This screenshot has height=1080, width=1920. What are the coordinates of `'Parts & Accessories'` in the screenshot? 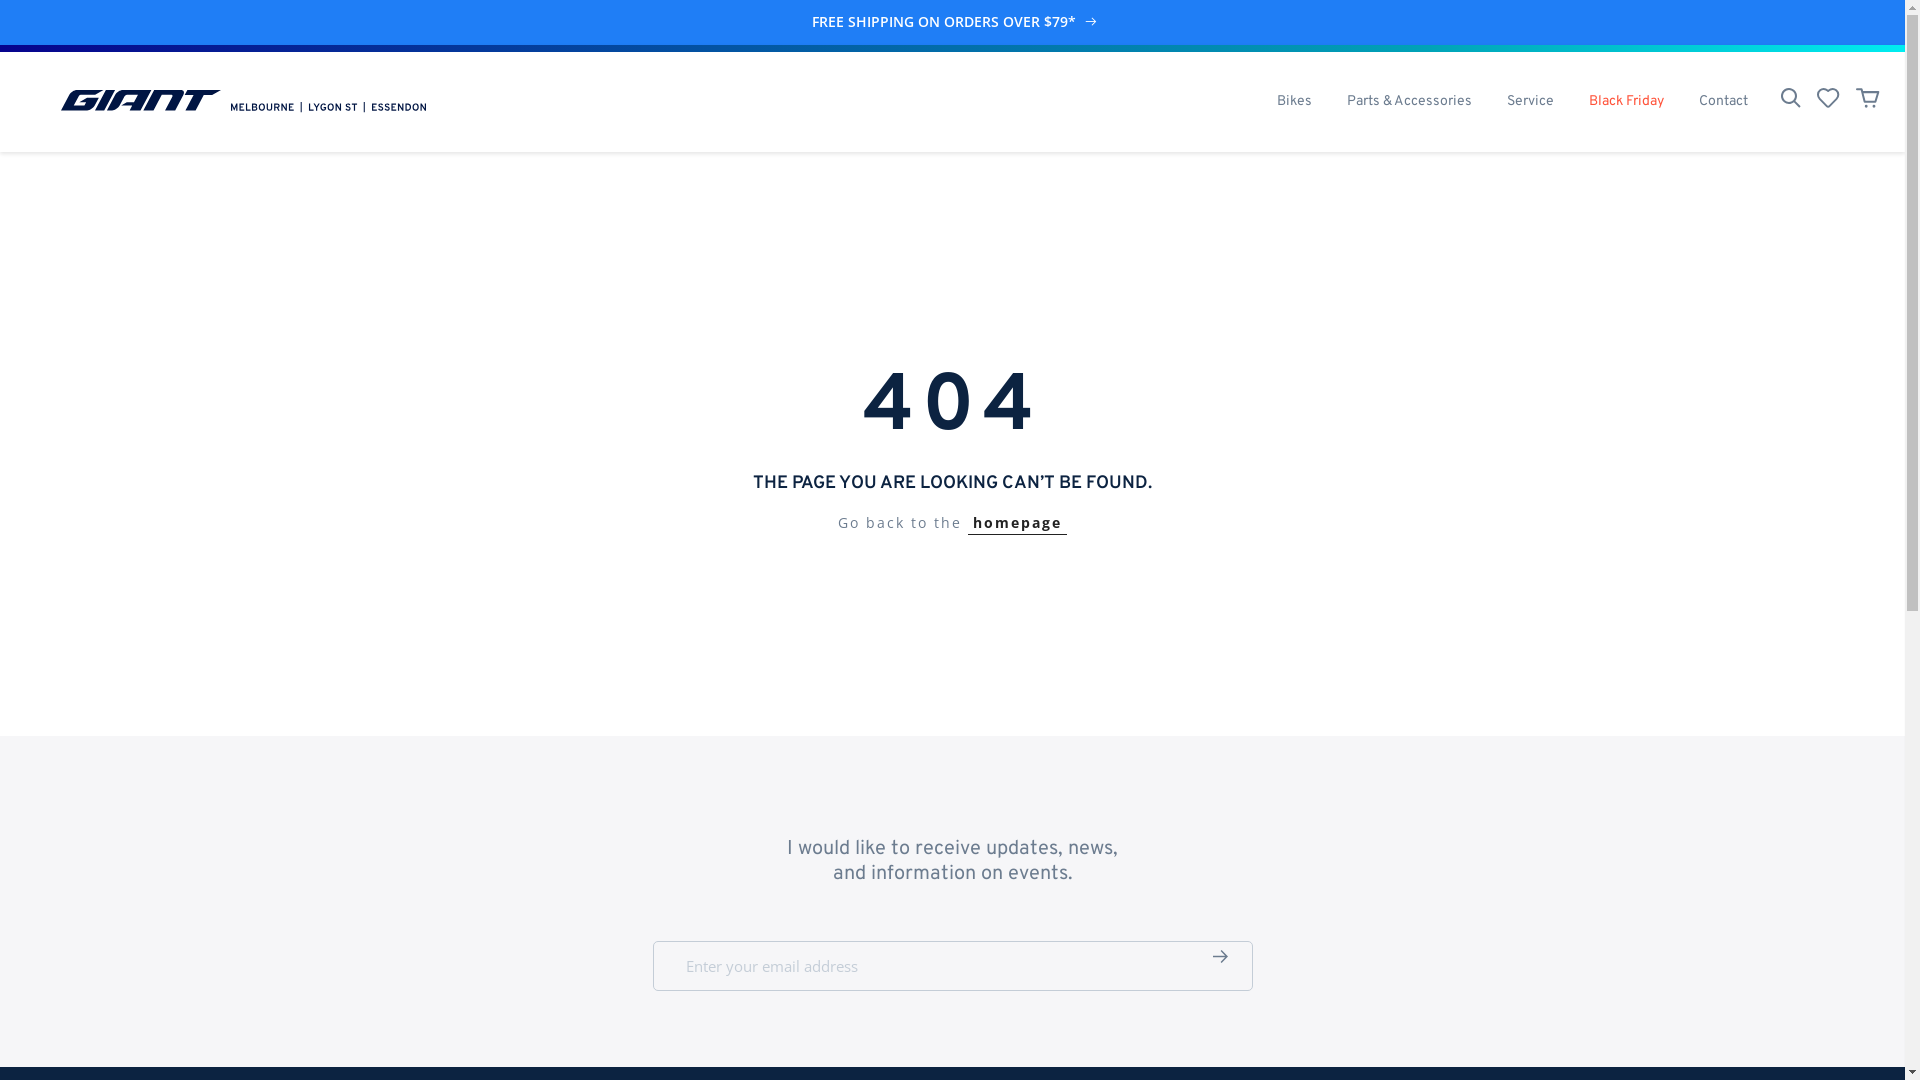 It's located at (1329, 101).